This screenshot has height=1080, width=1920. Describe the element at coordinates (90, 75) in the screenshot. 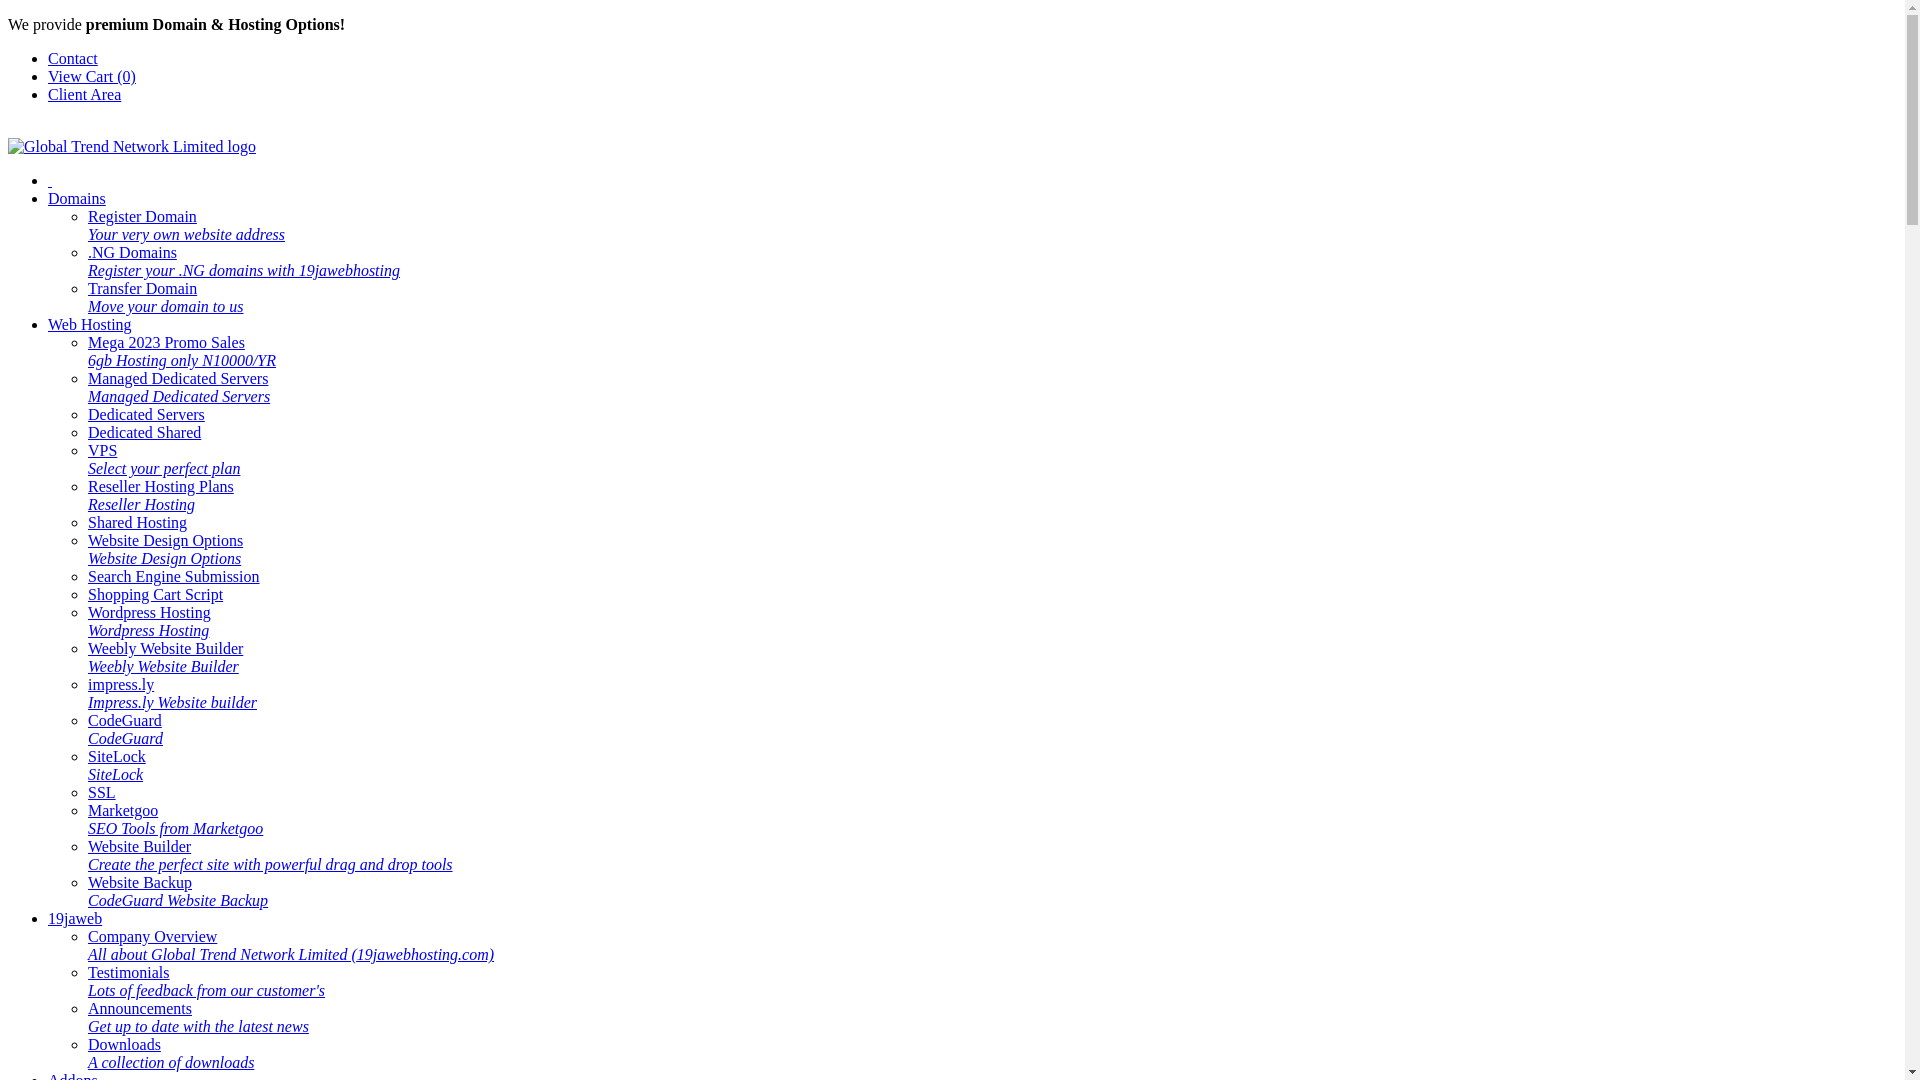

I see `'View Cart (0)'` at that location.